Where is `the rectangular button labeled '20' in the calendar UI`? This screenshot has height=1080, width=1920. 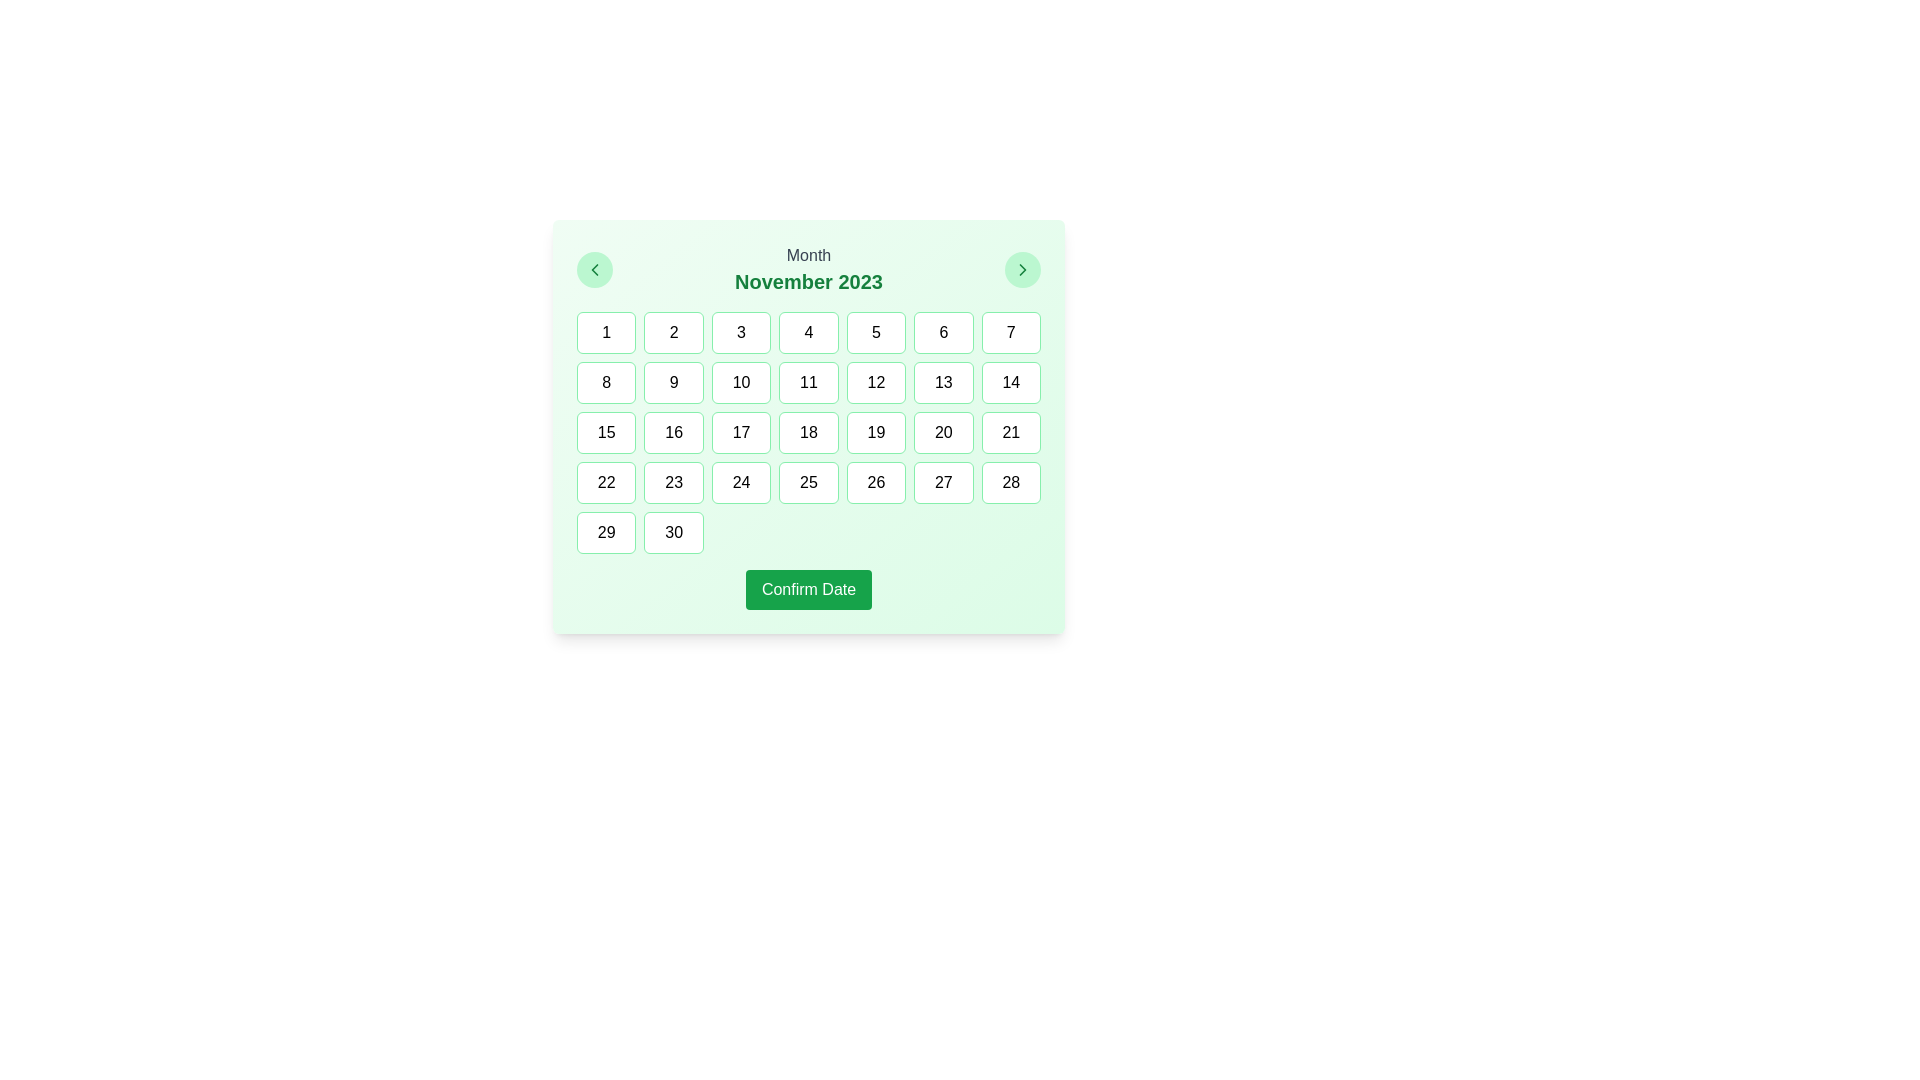
the rectangular button labeled '20' in the calendar UI is located at coordinates (942, 431).